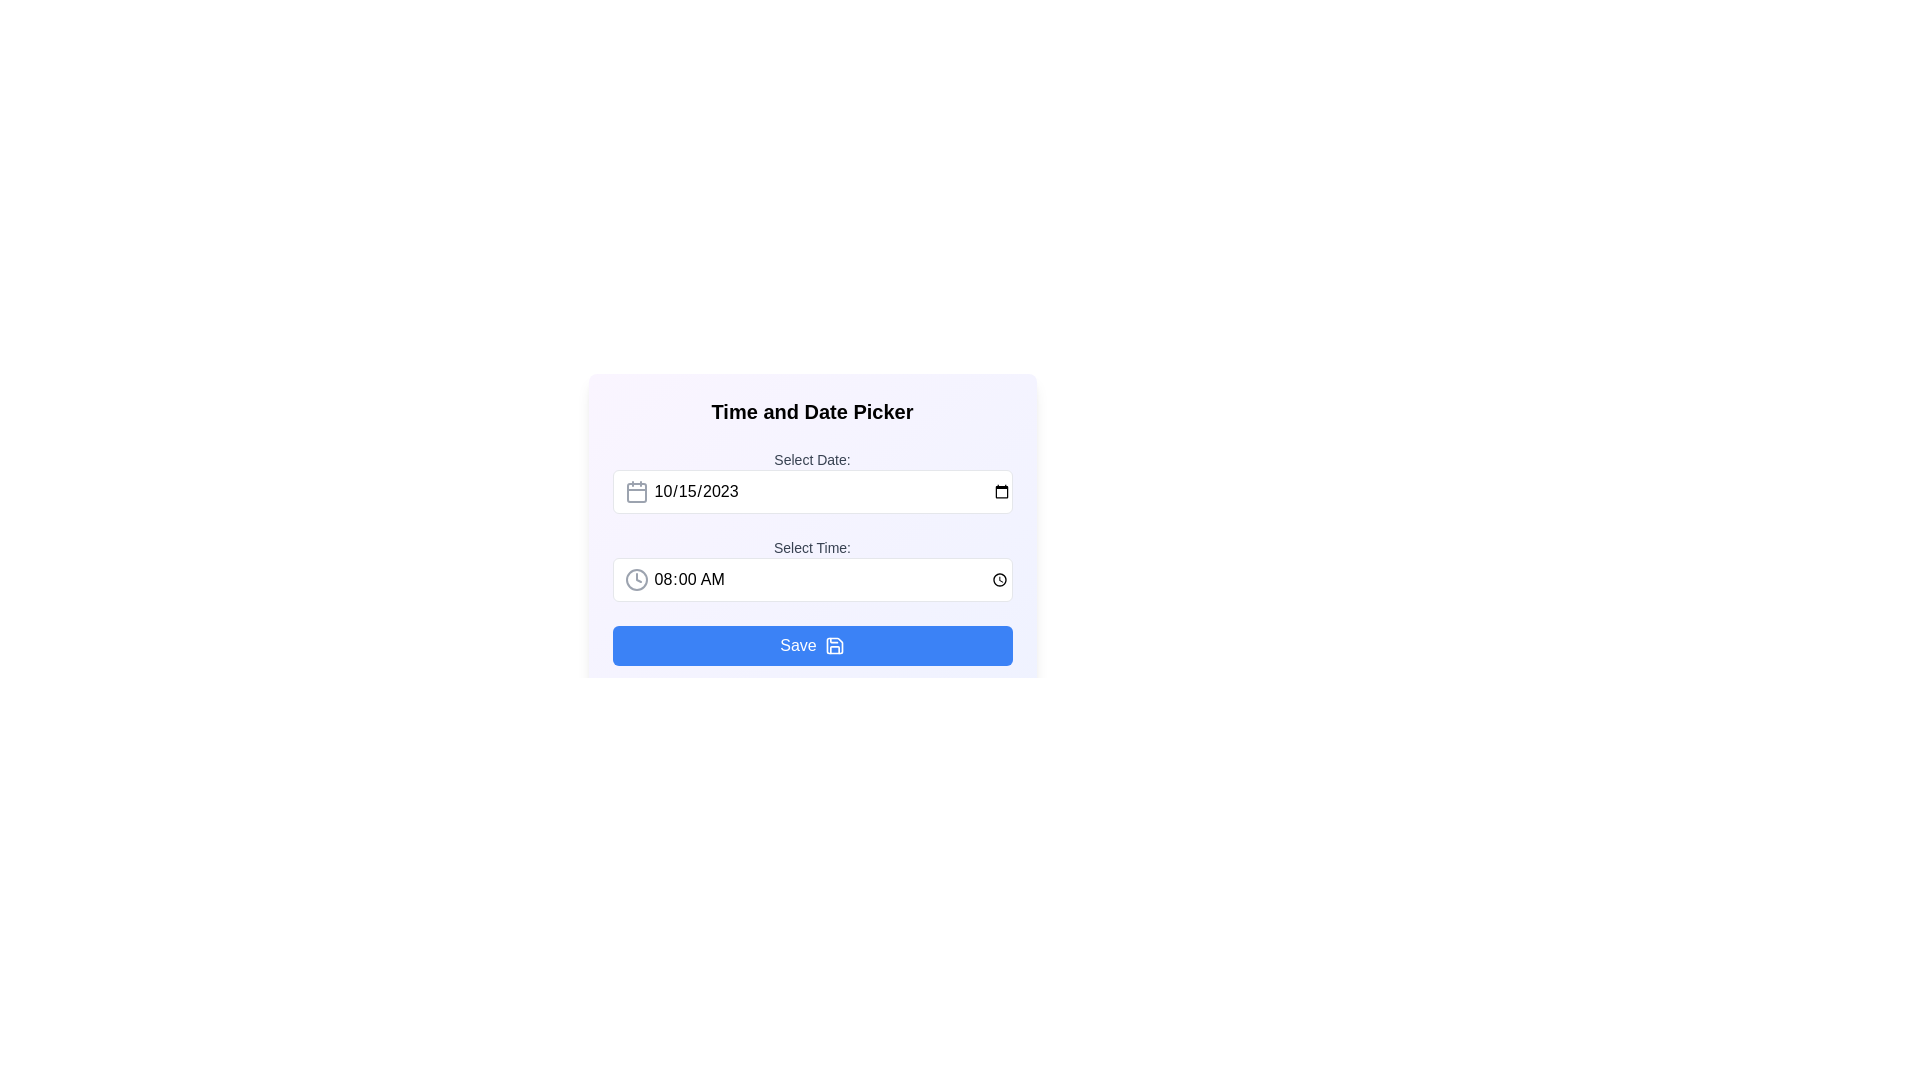 This screenshot has height=1080, width=1920. I want to click on the clock icon with a circular frame and two hands in the 'Select Time' section, located to the left of the input field displaying '08:00 AM', so click(635, 579).